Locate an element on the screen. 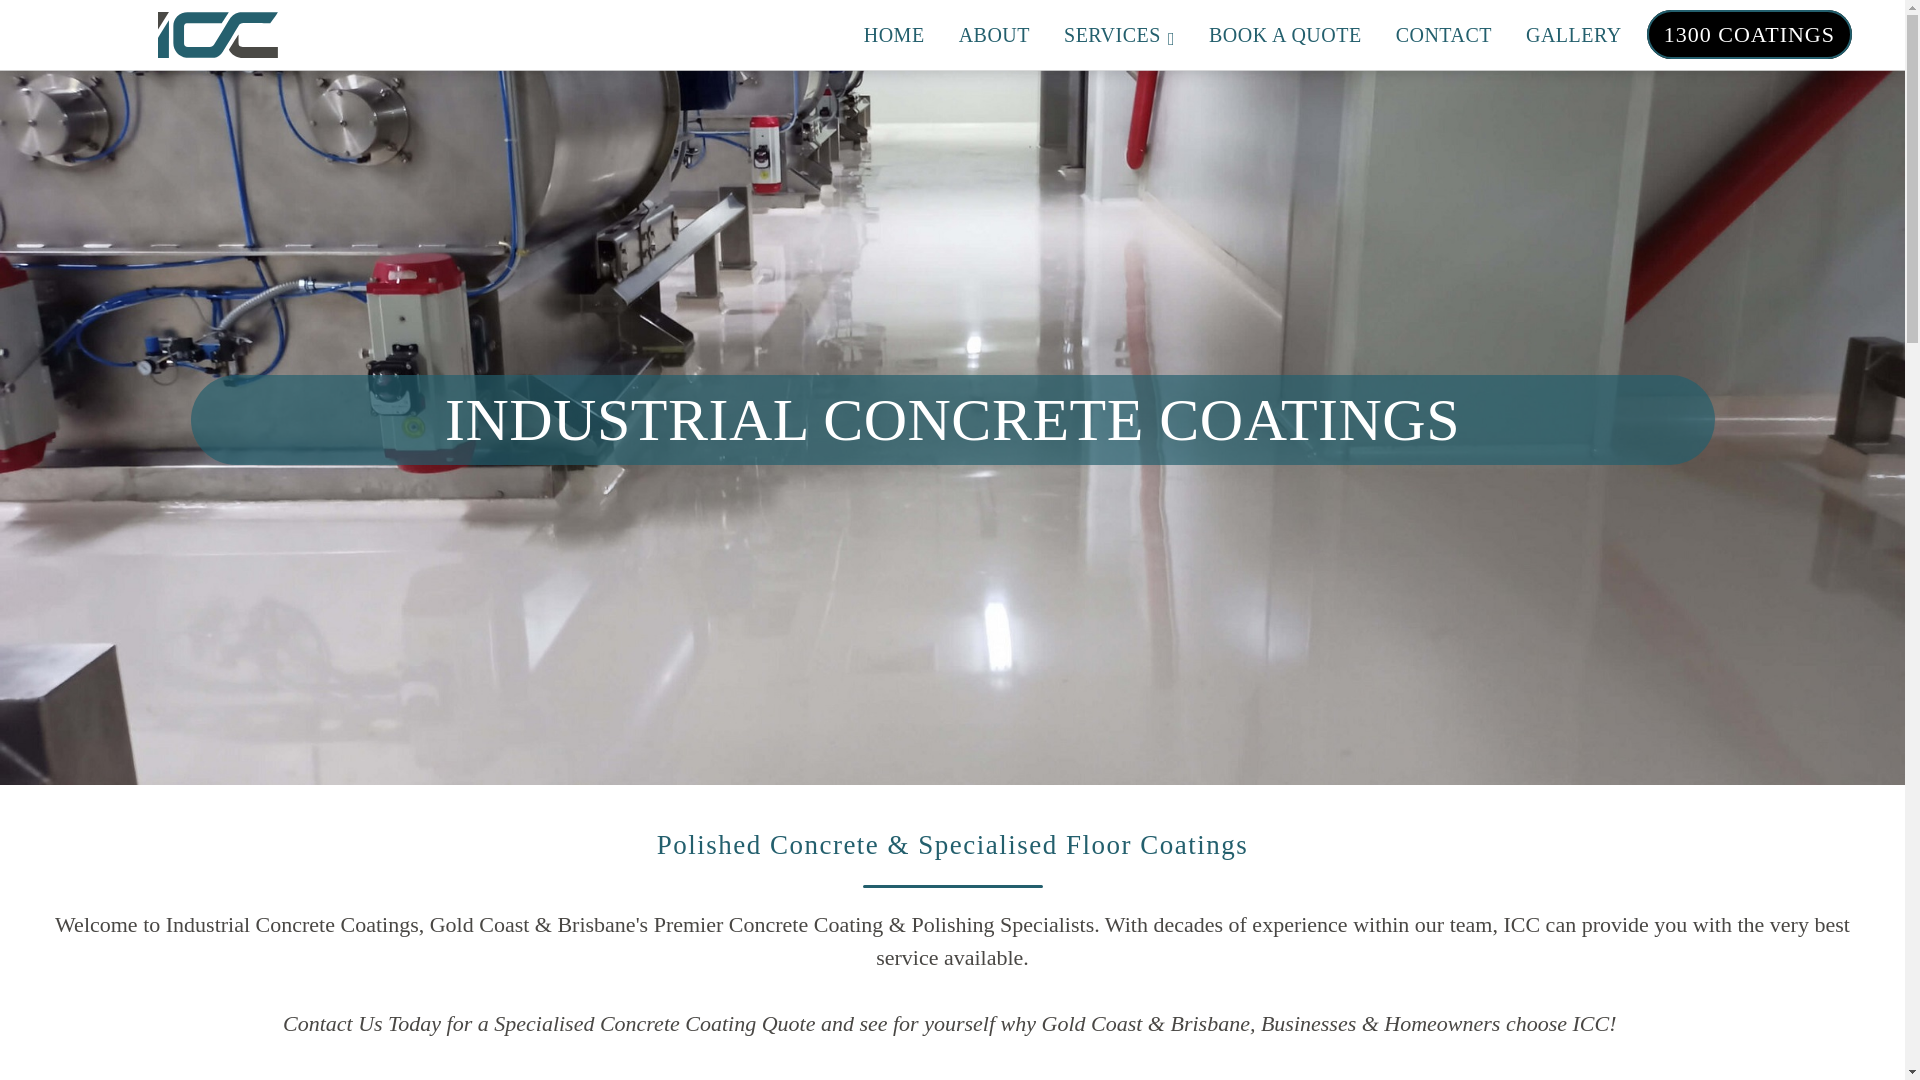  'ABOUT' is located at coordinates (994, 34).